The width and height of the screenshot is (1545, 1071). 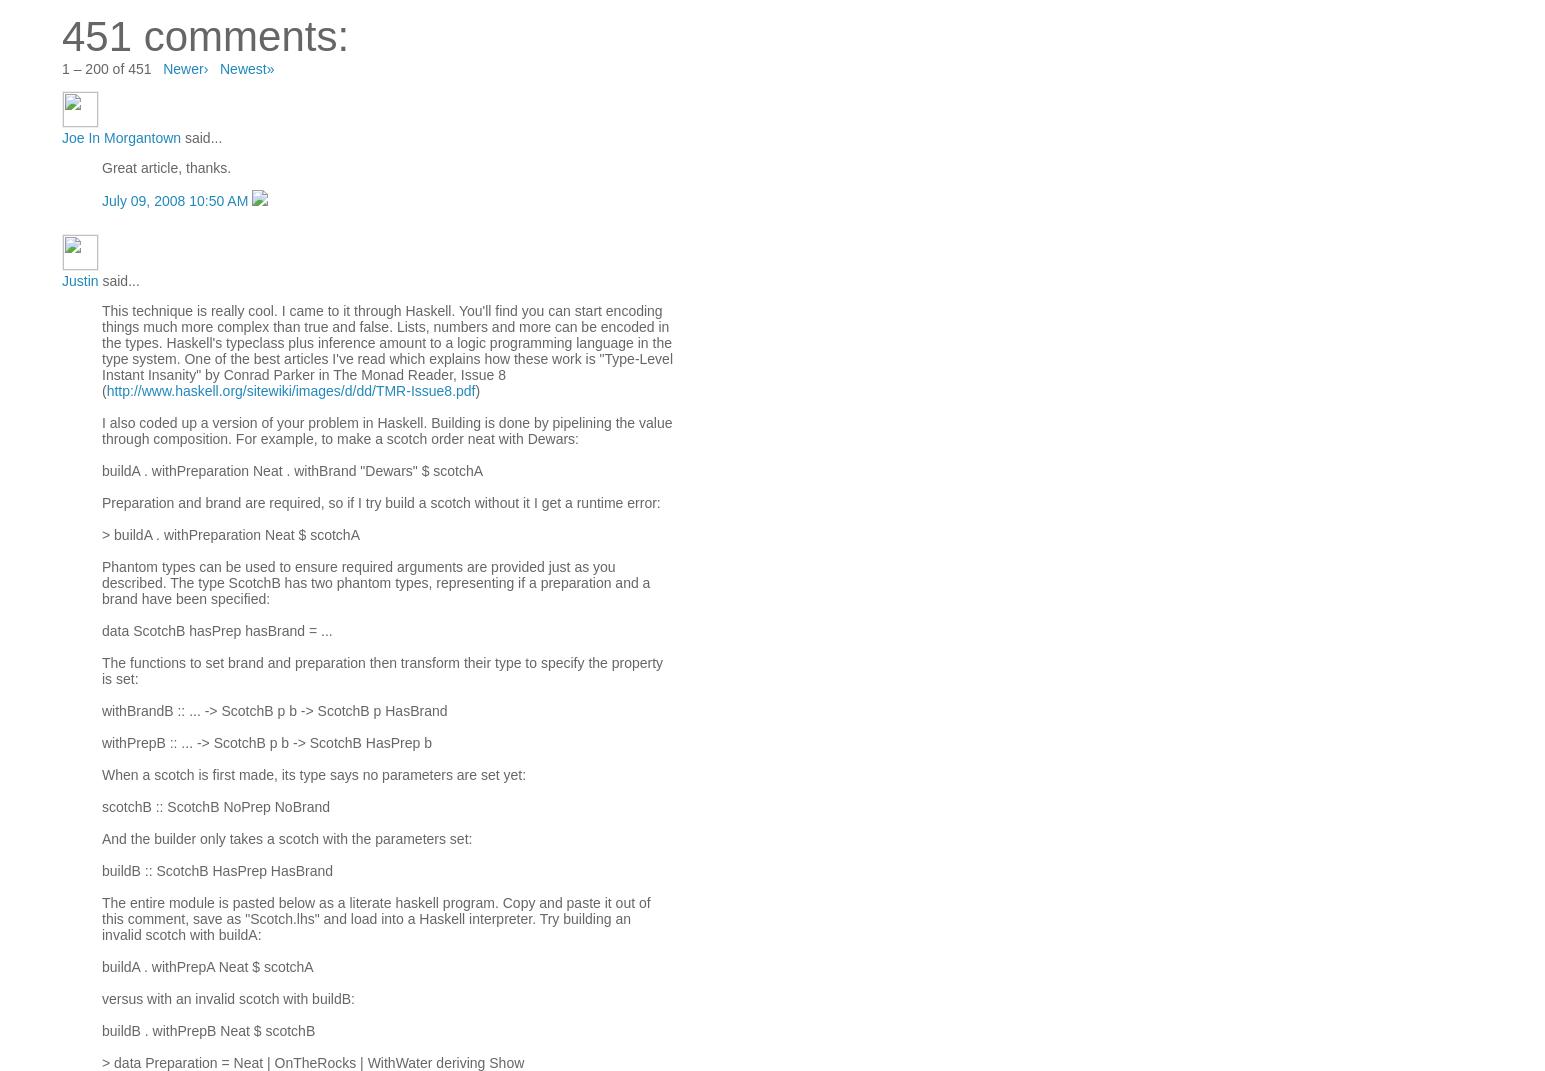 What do you see at coordinates (386, 349) in the screenshot?
I see `'This technique is really cool. I came to it through Haskell. You'll find you can start encoding things much more complex than true and false. Lists, numbers and more can be encoded in the types. Haskell's typeclass plus inference amount to a logic programming language in the type system. One of the best articles I've read which explains how these work is "Type-Level Instant Insanity" by Conrad Parker in The Monad Reader, Issue 8 ('` at bounding box center [386, 349].